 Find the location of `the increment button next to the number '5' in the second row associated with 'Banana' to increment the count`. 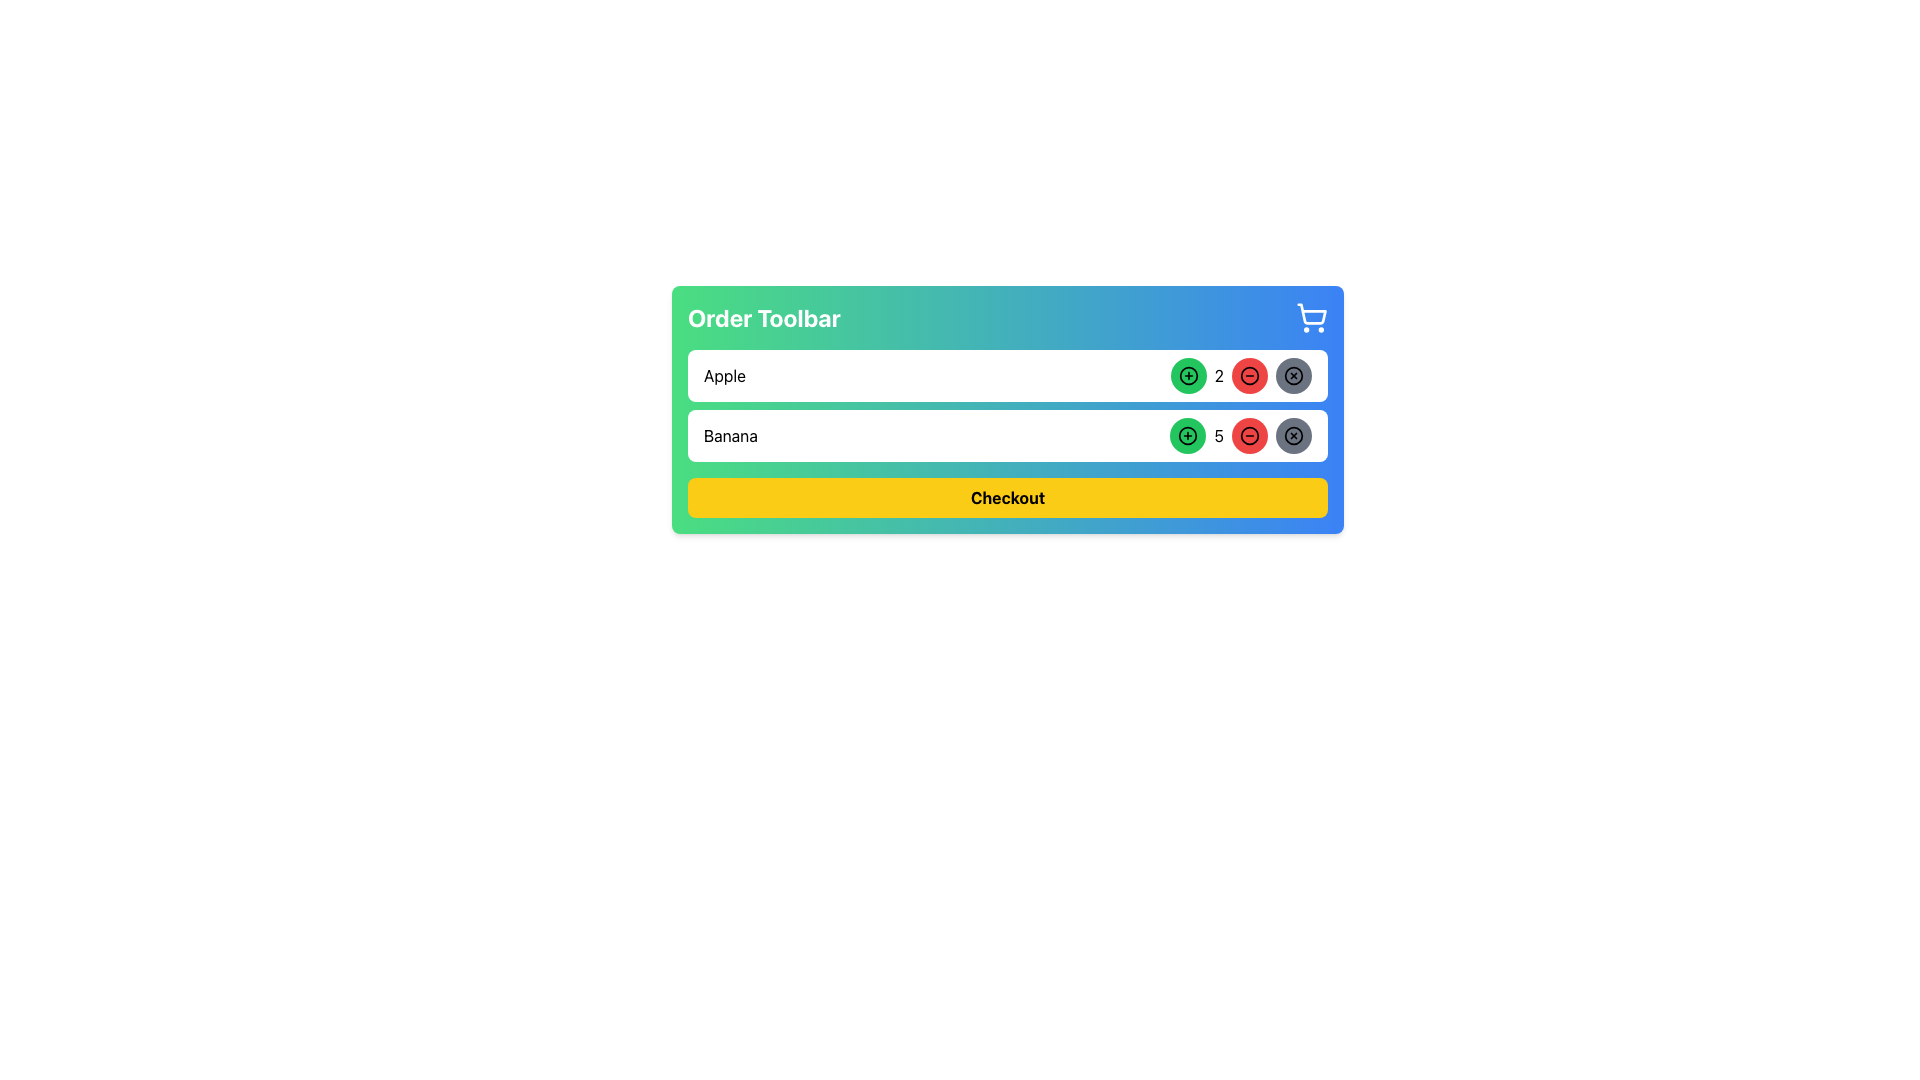

the increment button next to the number '5' in the second row associated with 'Banana' to increment the count is located at coordinates (1188, 434).